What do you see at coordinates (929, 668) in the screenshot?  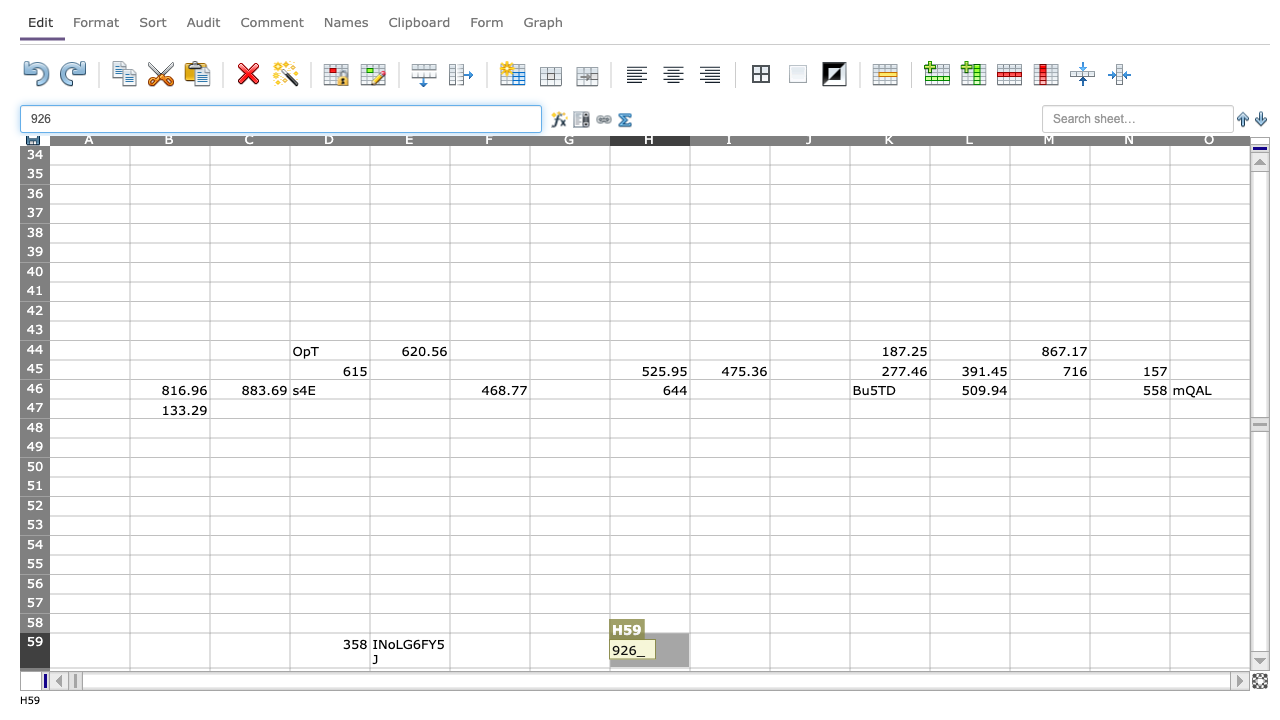 I see `Auto-fill point of cell K59` at bounding box center [929, 668].